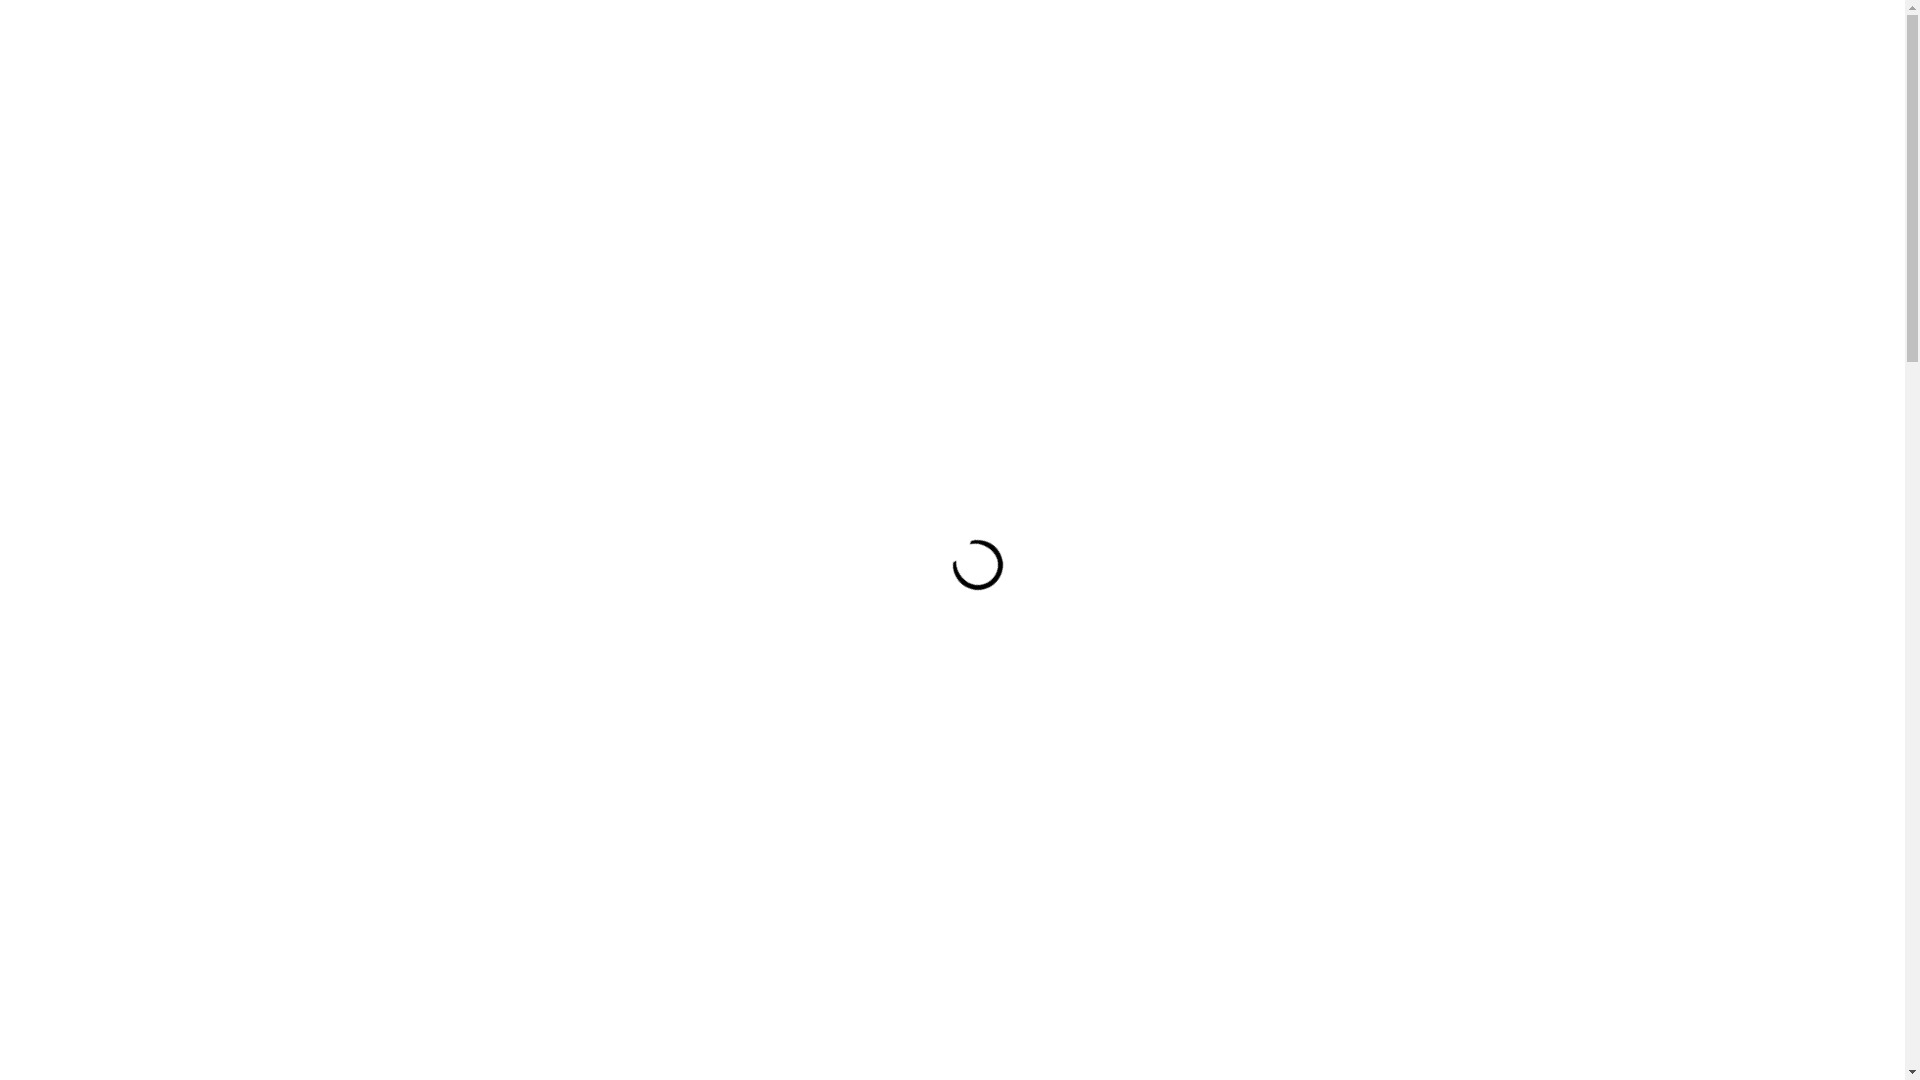  I want to click on 'indoor', so click(700, 145).